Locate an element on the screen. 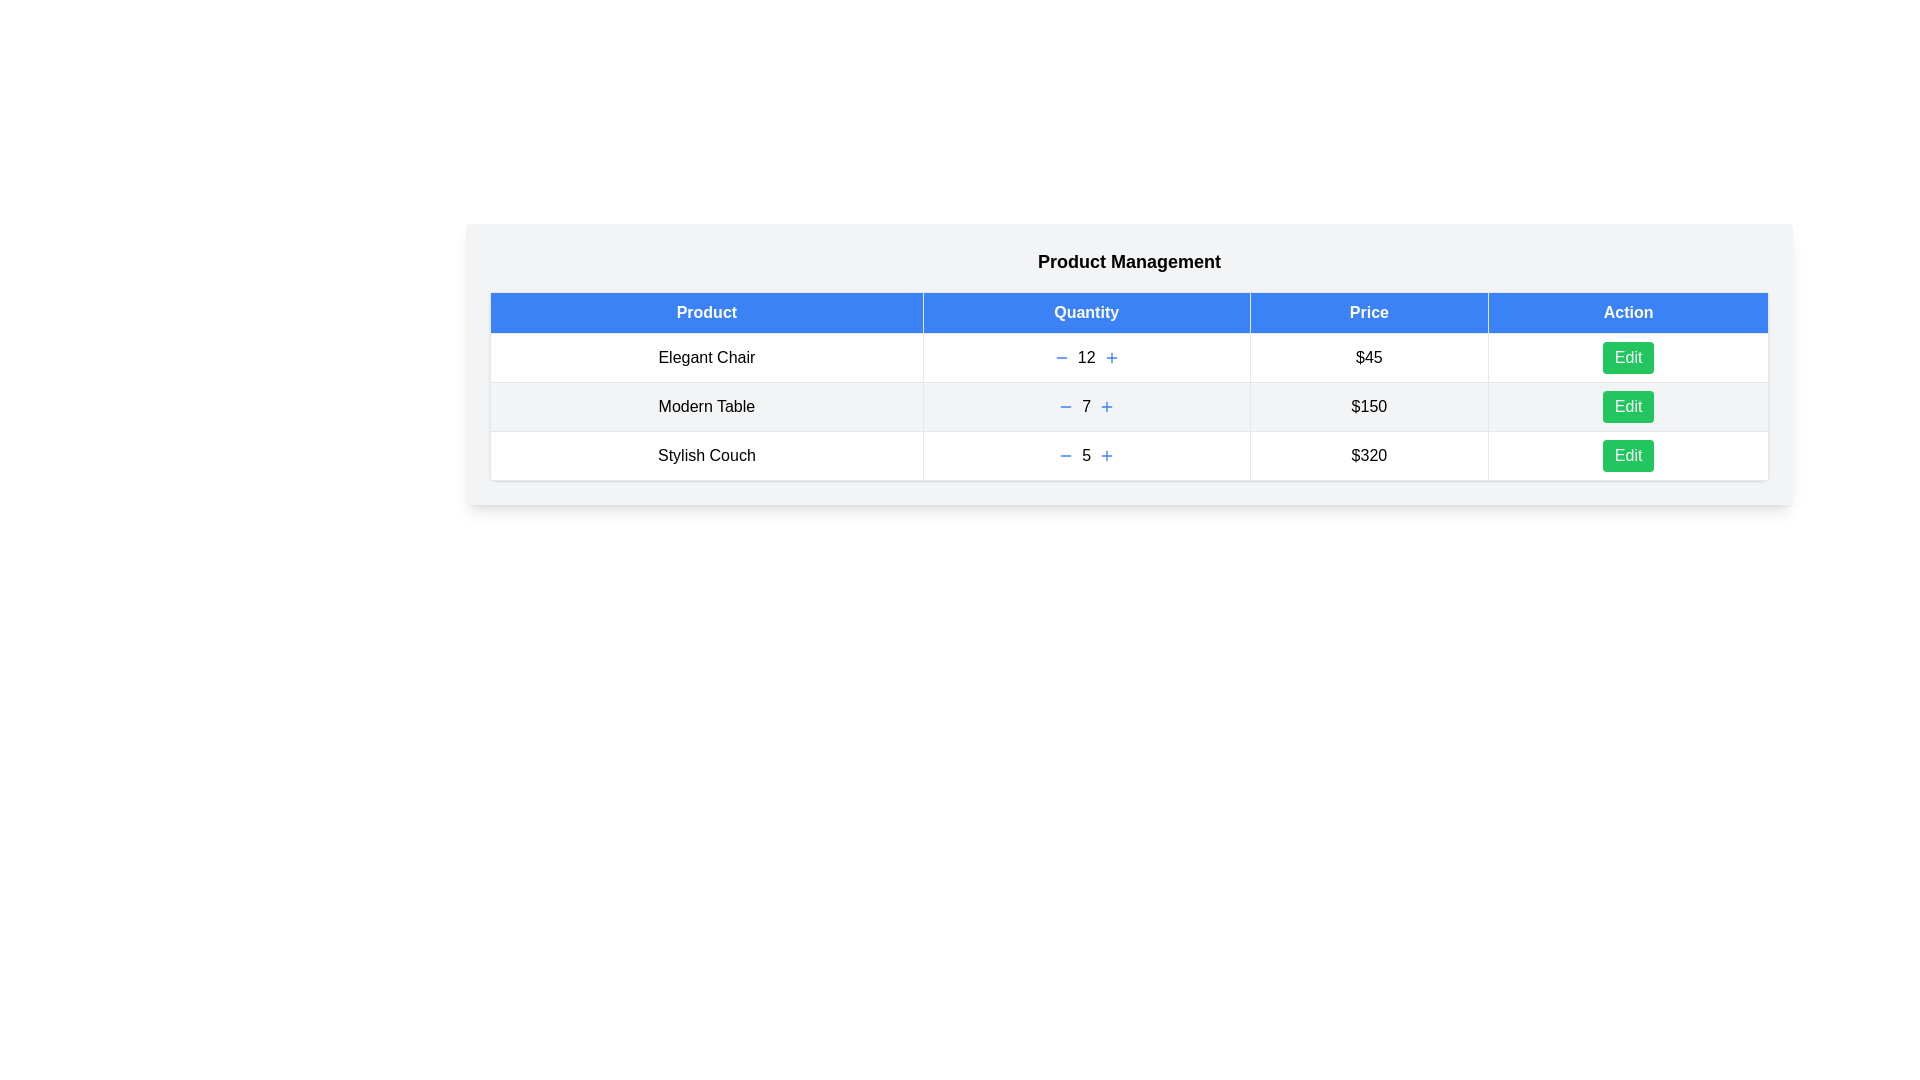  the 'Edit' button for the product with description 'Elegant Chair' is located at coordinates (1628, 357).